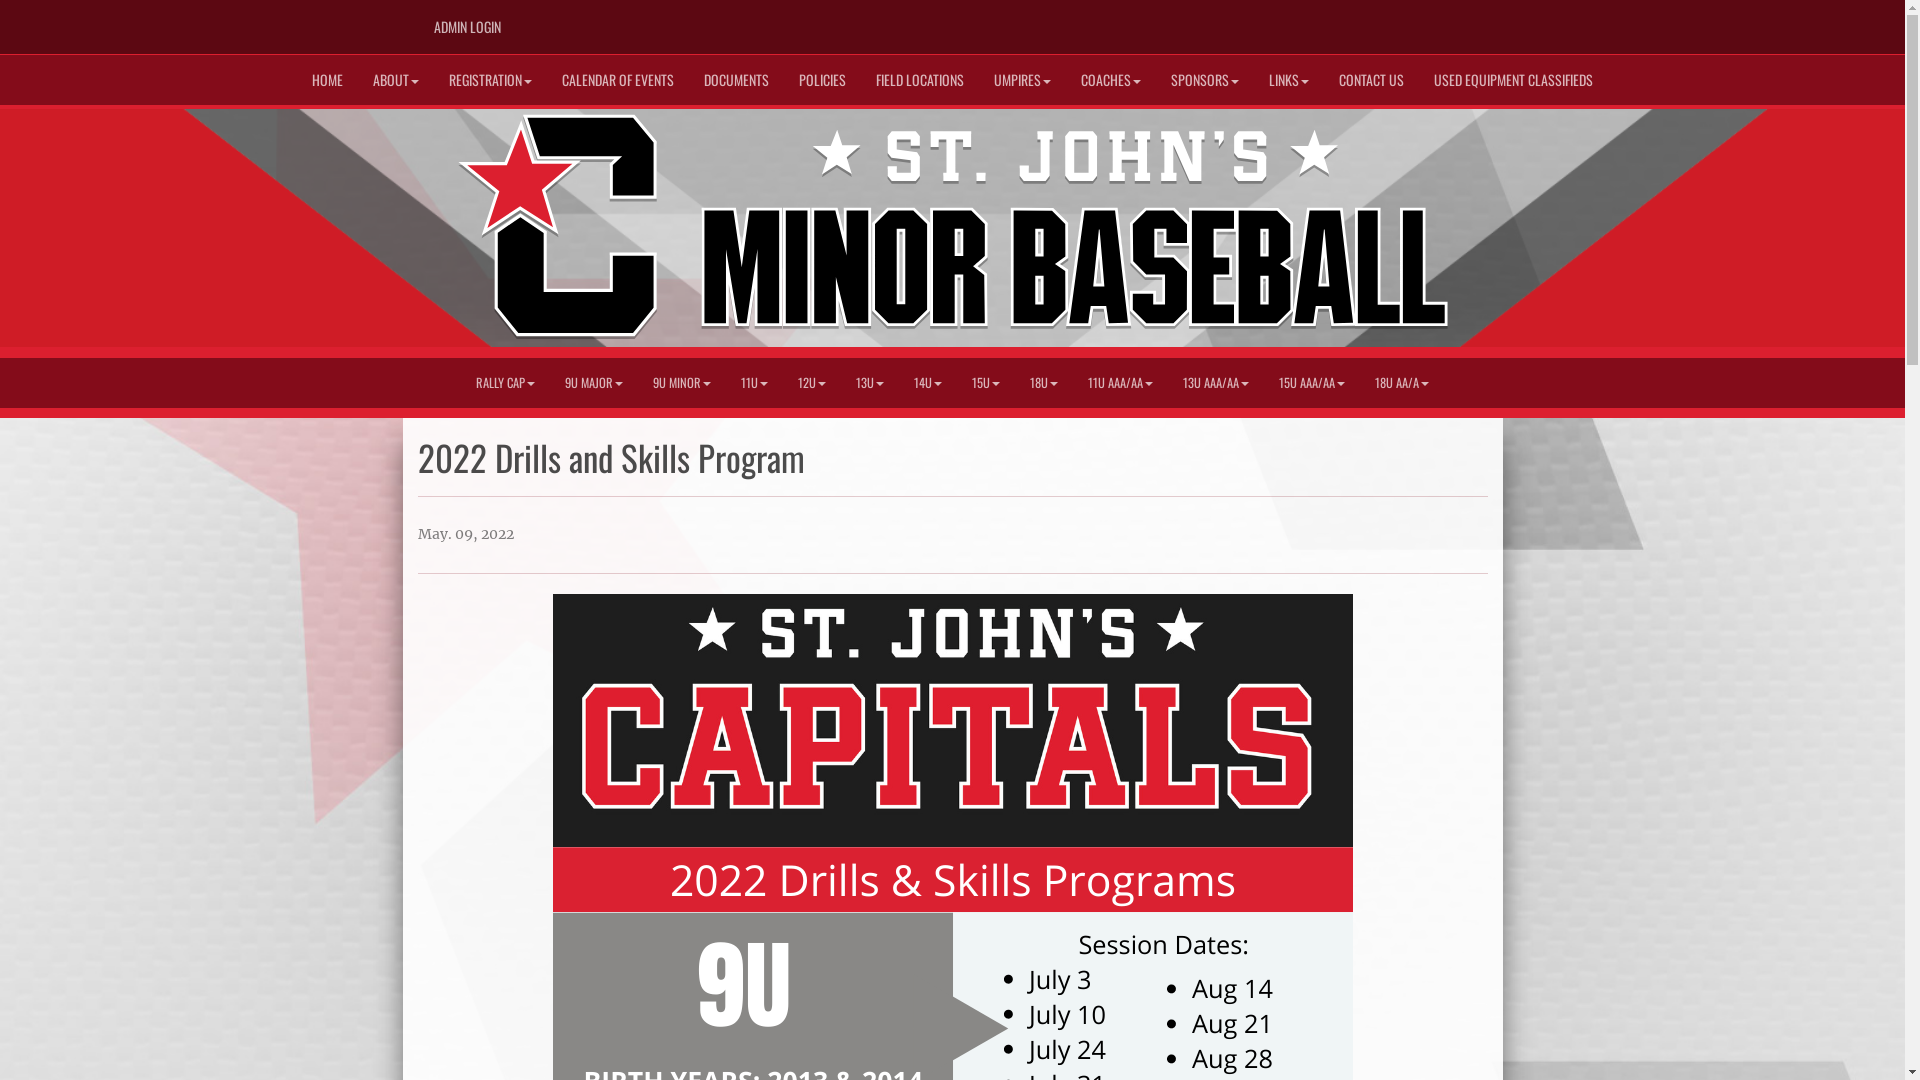 This screenshot has height=1080, width=1920. Describe the element at coordinates (782, 79) in the screenshot. I see `'POLICIES'` at that location.